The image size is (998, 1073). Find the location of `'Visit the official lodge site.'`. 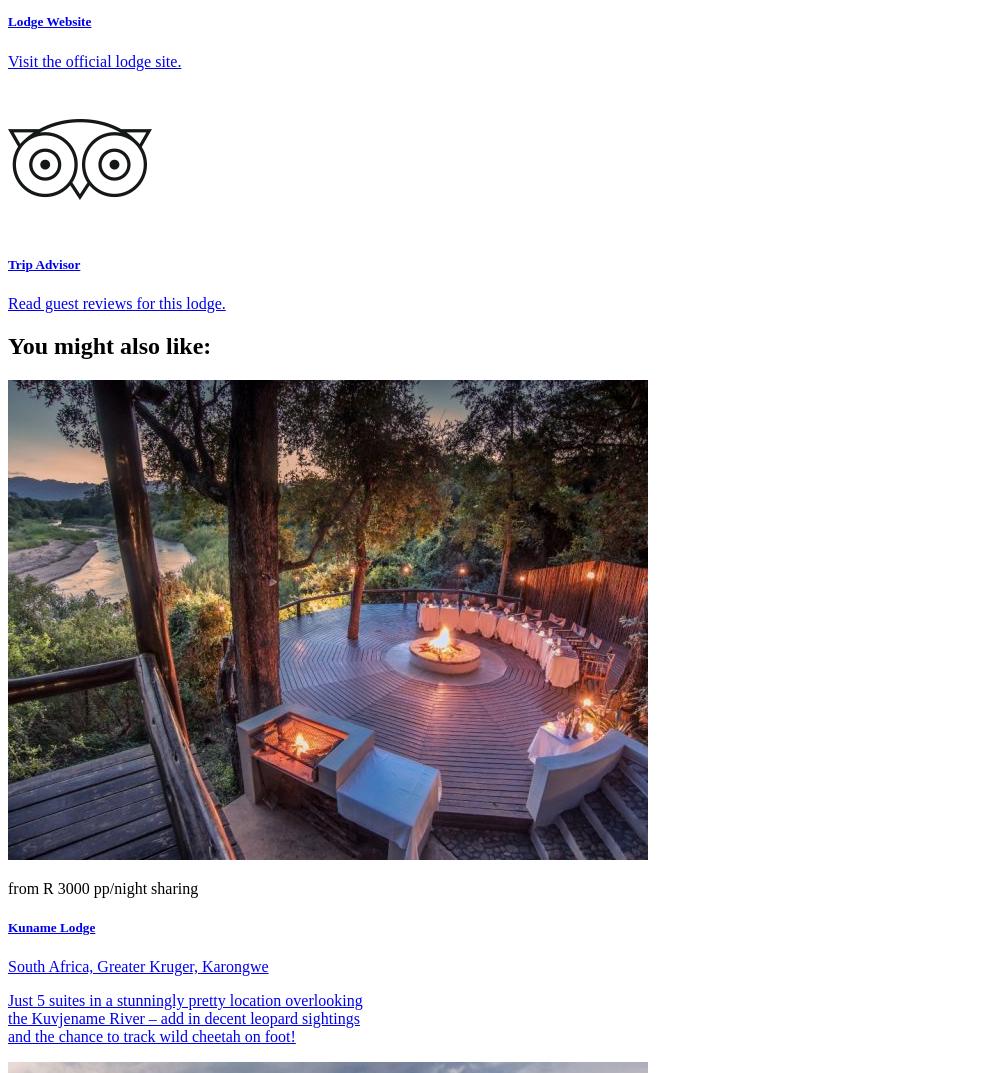

'Visit the official lodge site.' is located at coordinates (93, 59).